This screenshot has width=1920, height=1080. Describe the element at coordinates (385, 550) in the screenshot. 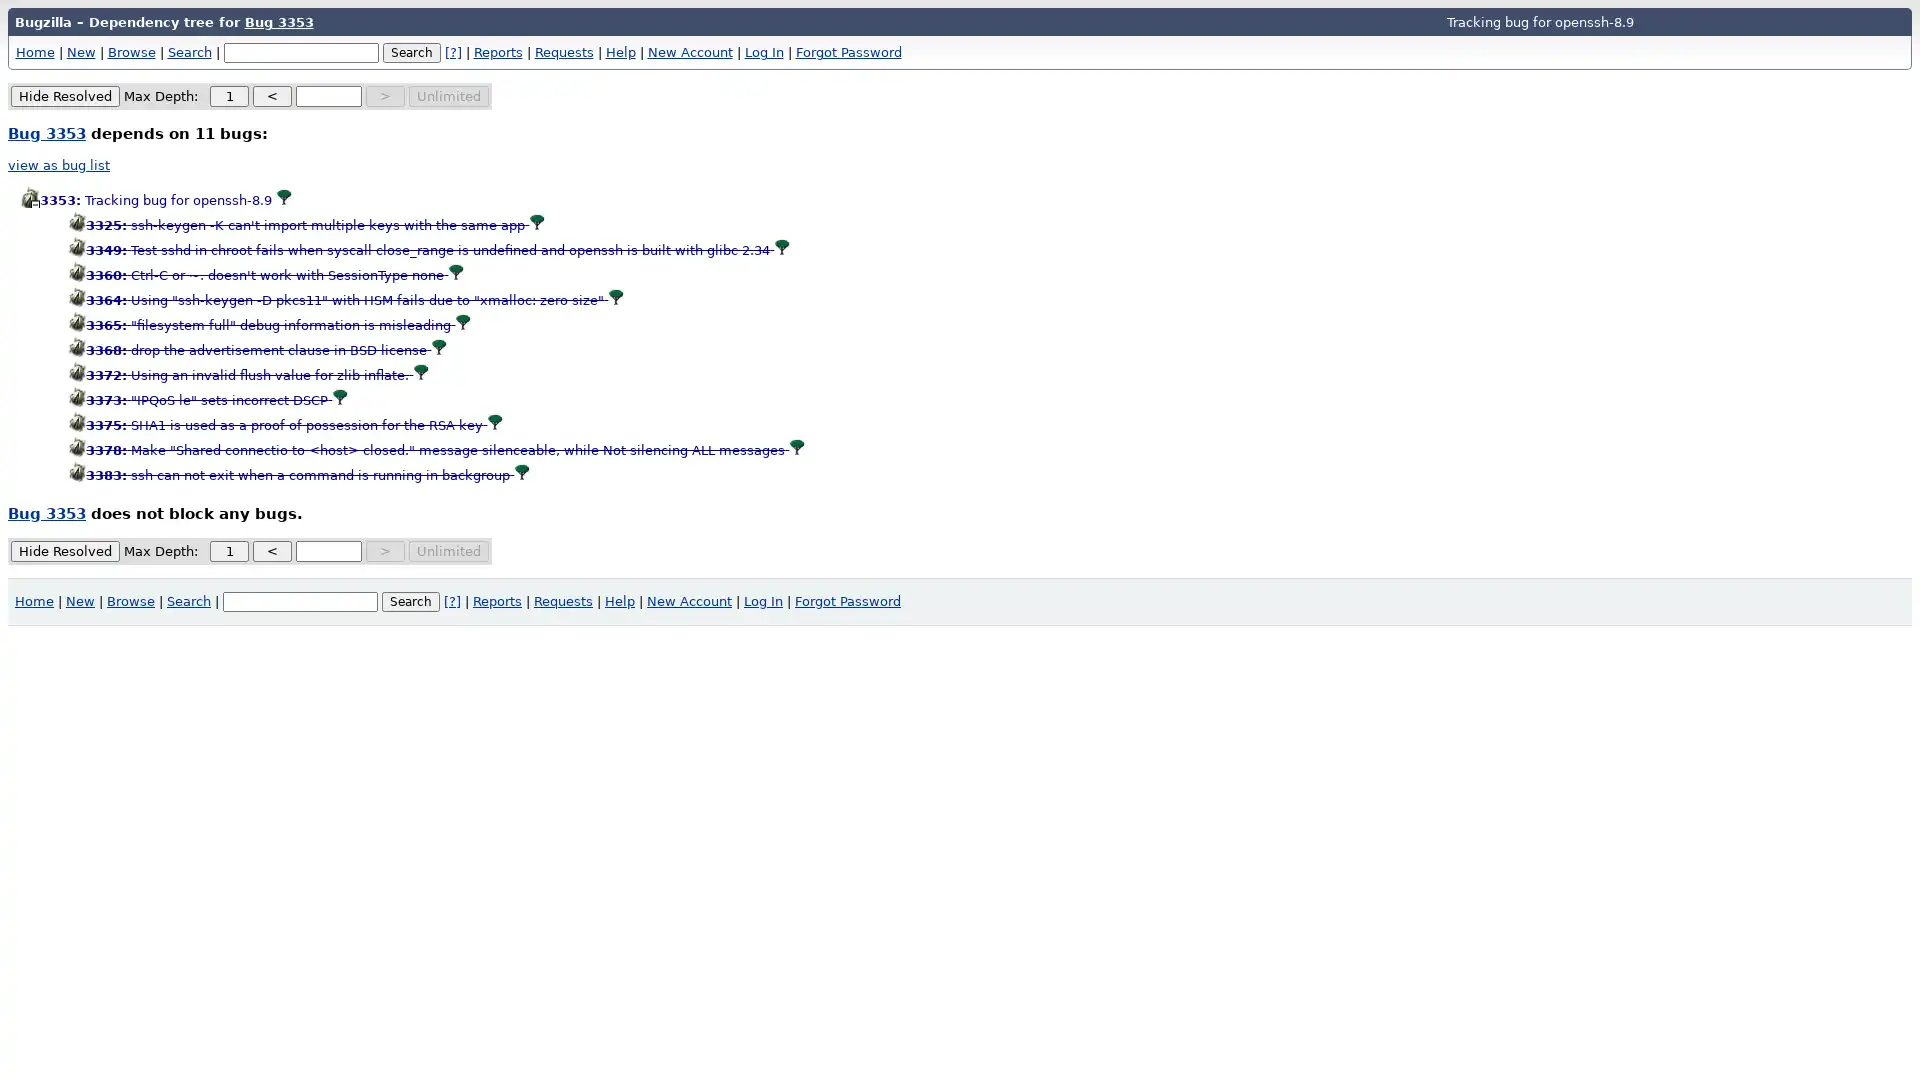

I see `>` at that location.